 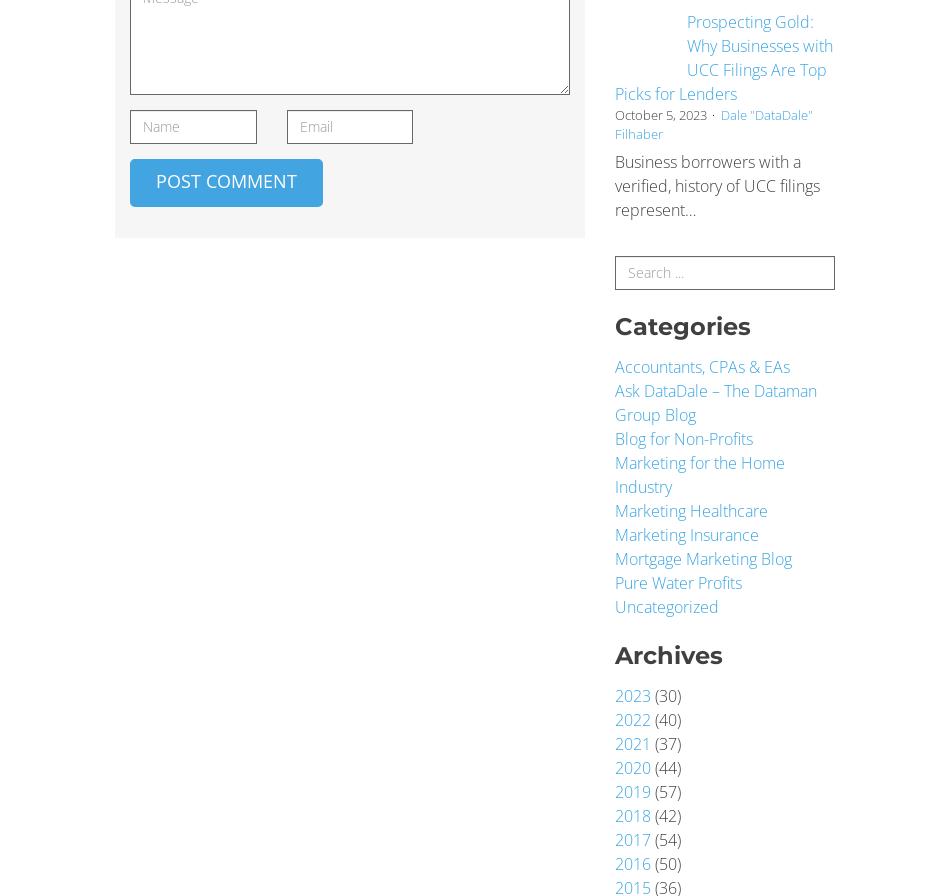 I want to click on '(40)', so click(x=651, y=720).